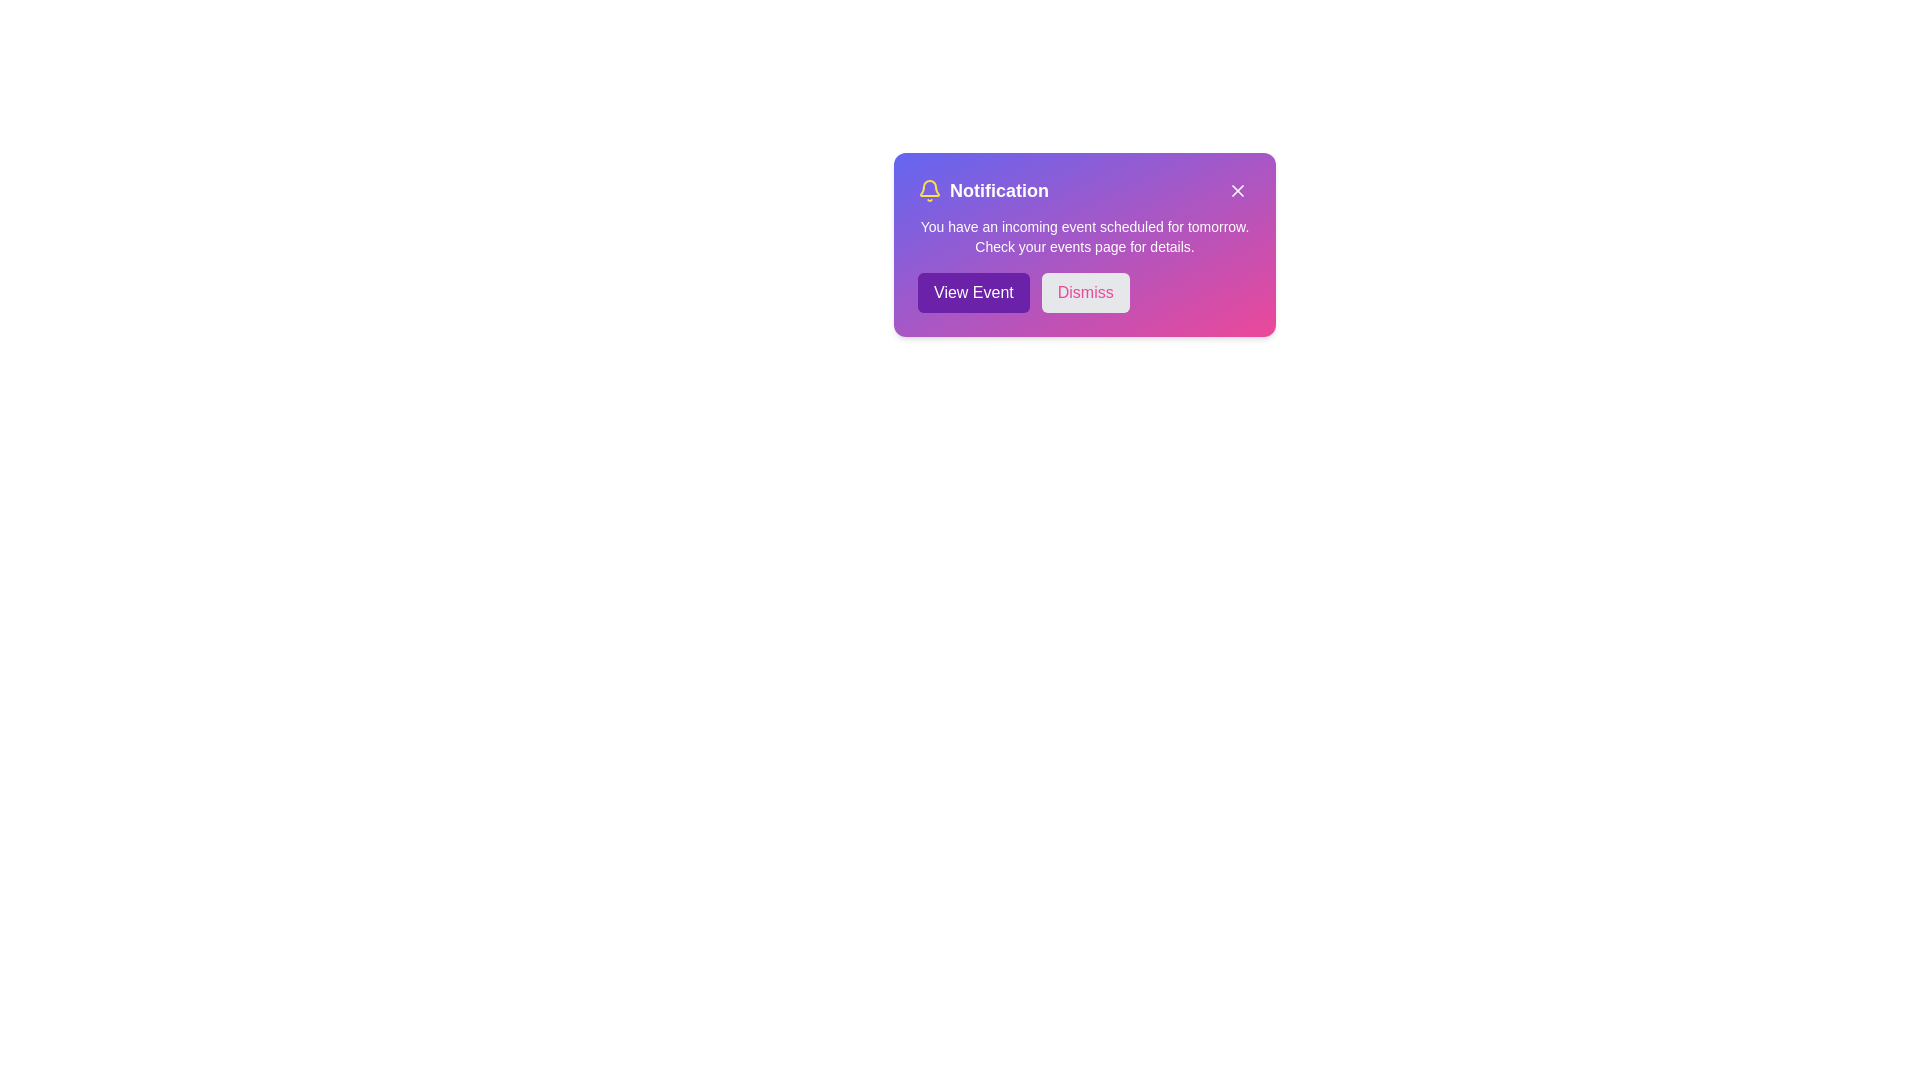 Image resolution: width=1920 pixels, height=1080 pixels. I want to click on the close button to hide the alert, so click(1237, 191).